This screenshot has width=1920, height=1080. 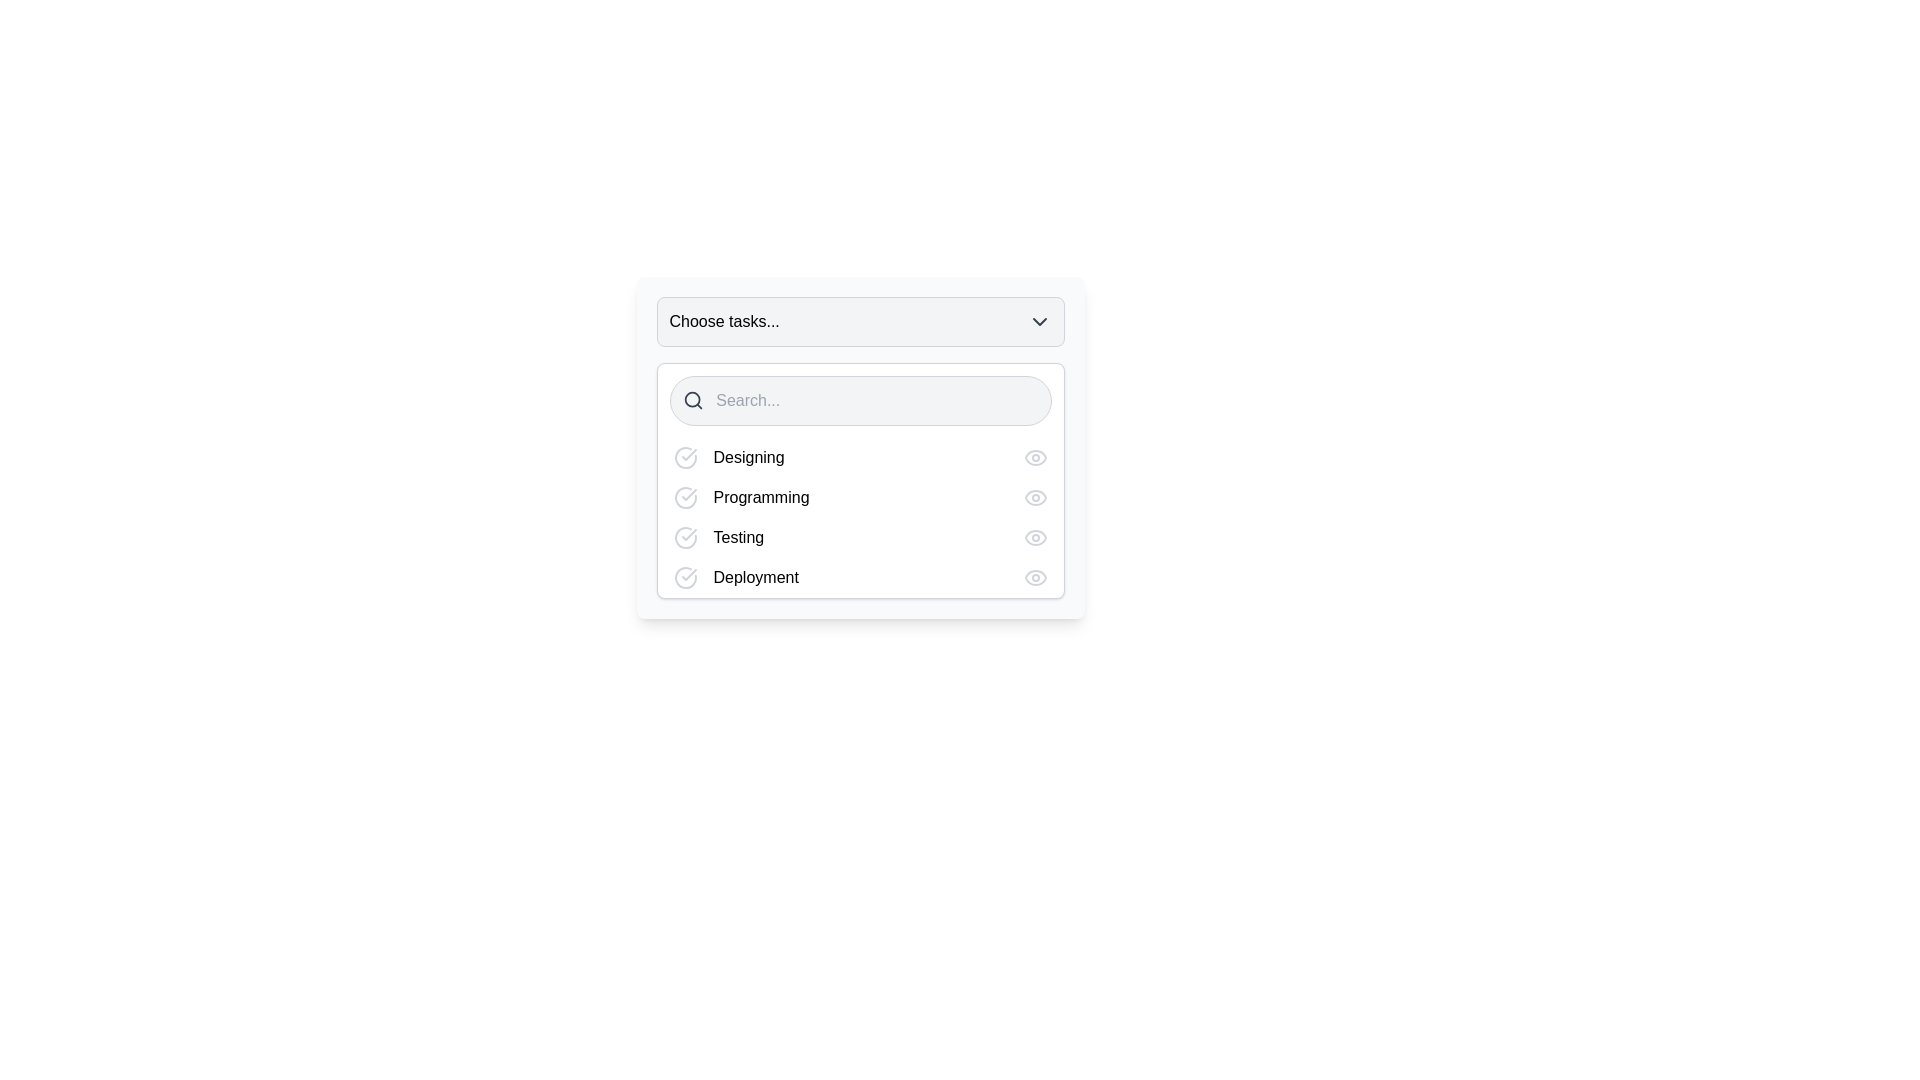 What do you see at coordinates (685, 496) in the screenshot?
I see `the circular tick mark icon located to the left of the 'Programming' text label in the second row of the dropdown panel` at bounding box center [685, 496].